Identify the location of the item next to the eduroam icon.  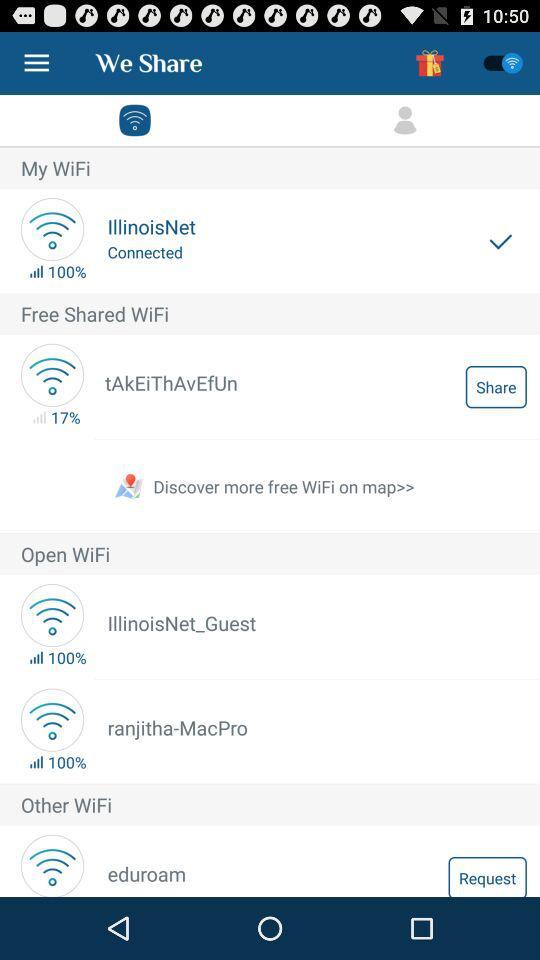
(486, 875).